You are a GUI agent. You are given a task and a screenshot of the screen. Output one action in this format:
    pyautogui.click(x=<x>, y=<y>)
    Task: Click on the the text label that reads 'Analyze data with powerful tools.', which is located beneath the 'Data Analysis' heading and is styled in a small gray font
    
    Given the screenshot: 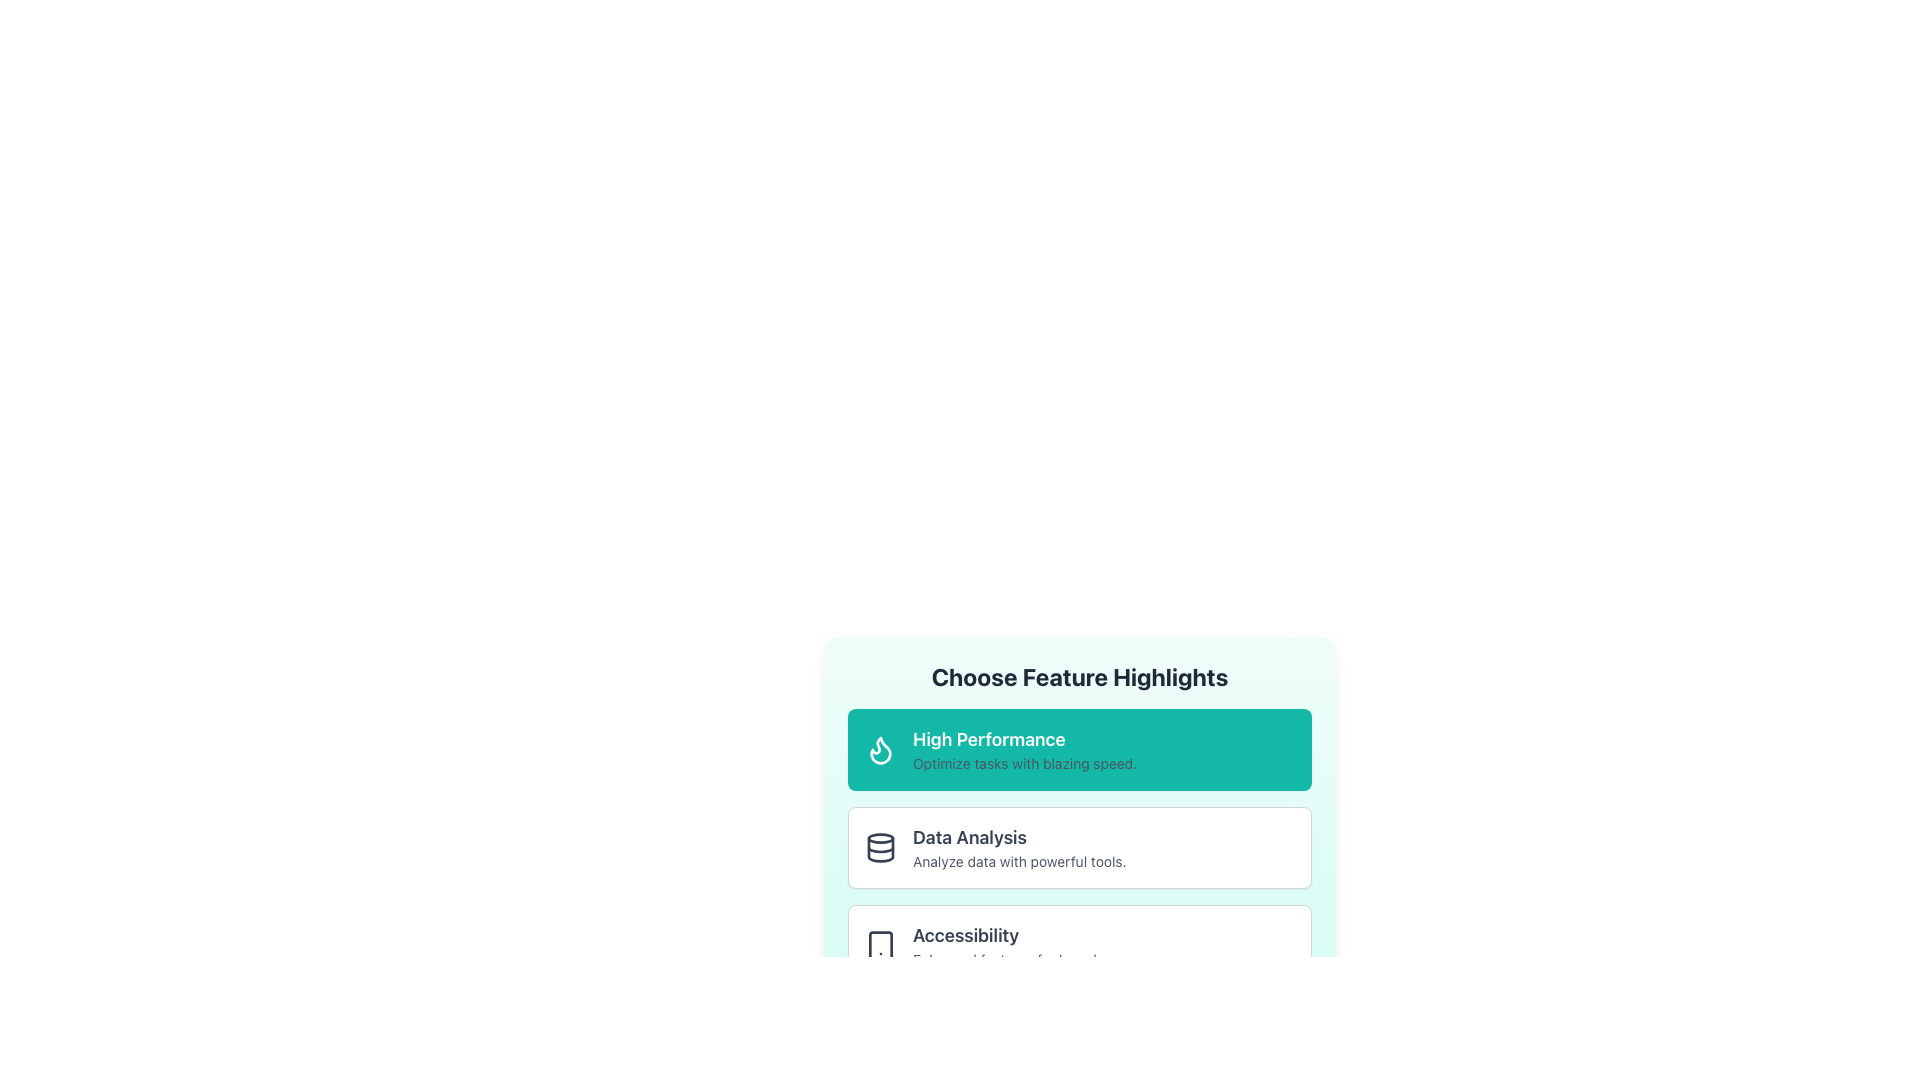 What is the action you would take?
    pyautogui.click(x=1019, y=860)
    